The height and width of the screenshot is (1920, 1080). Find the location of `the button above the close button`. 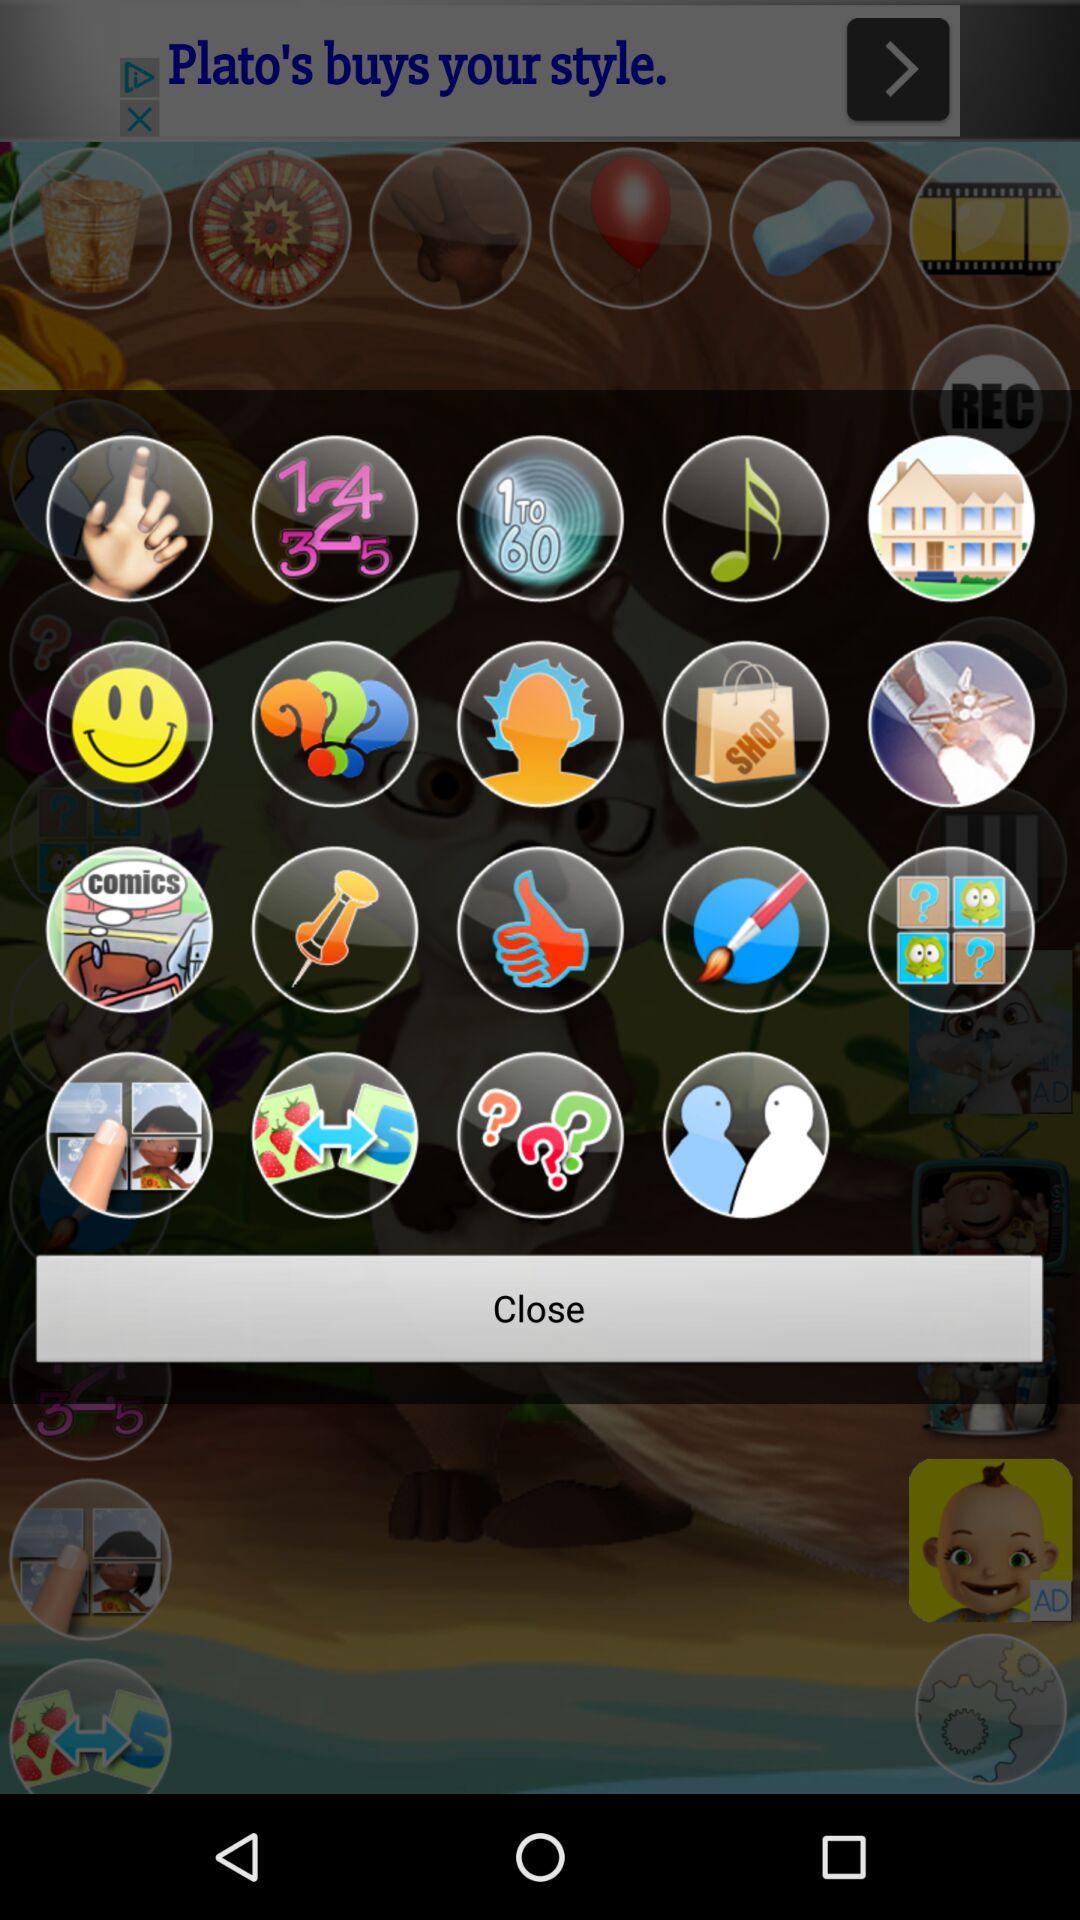

the button above the close button is located at coordinates (540, 1135).